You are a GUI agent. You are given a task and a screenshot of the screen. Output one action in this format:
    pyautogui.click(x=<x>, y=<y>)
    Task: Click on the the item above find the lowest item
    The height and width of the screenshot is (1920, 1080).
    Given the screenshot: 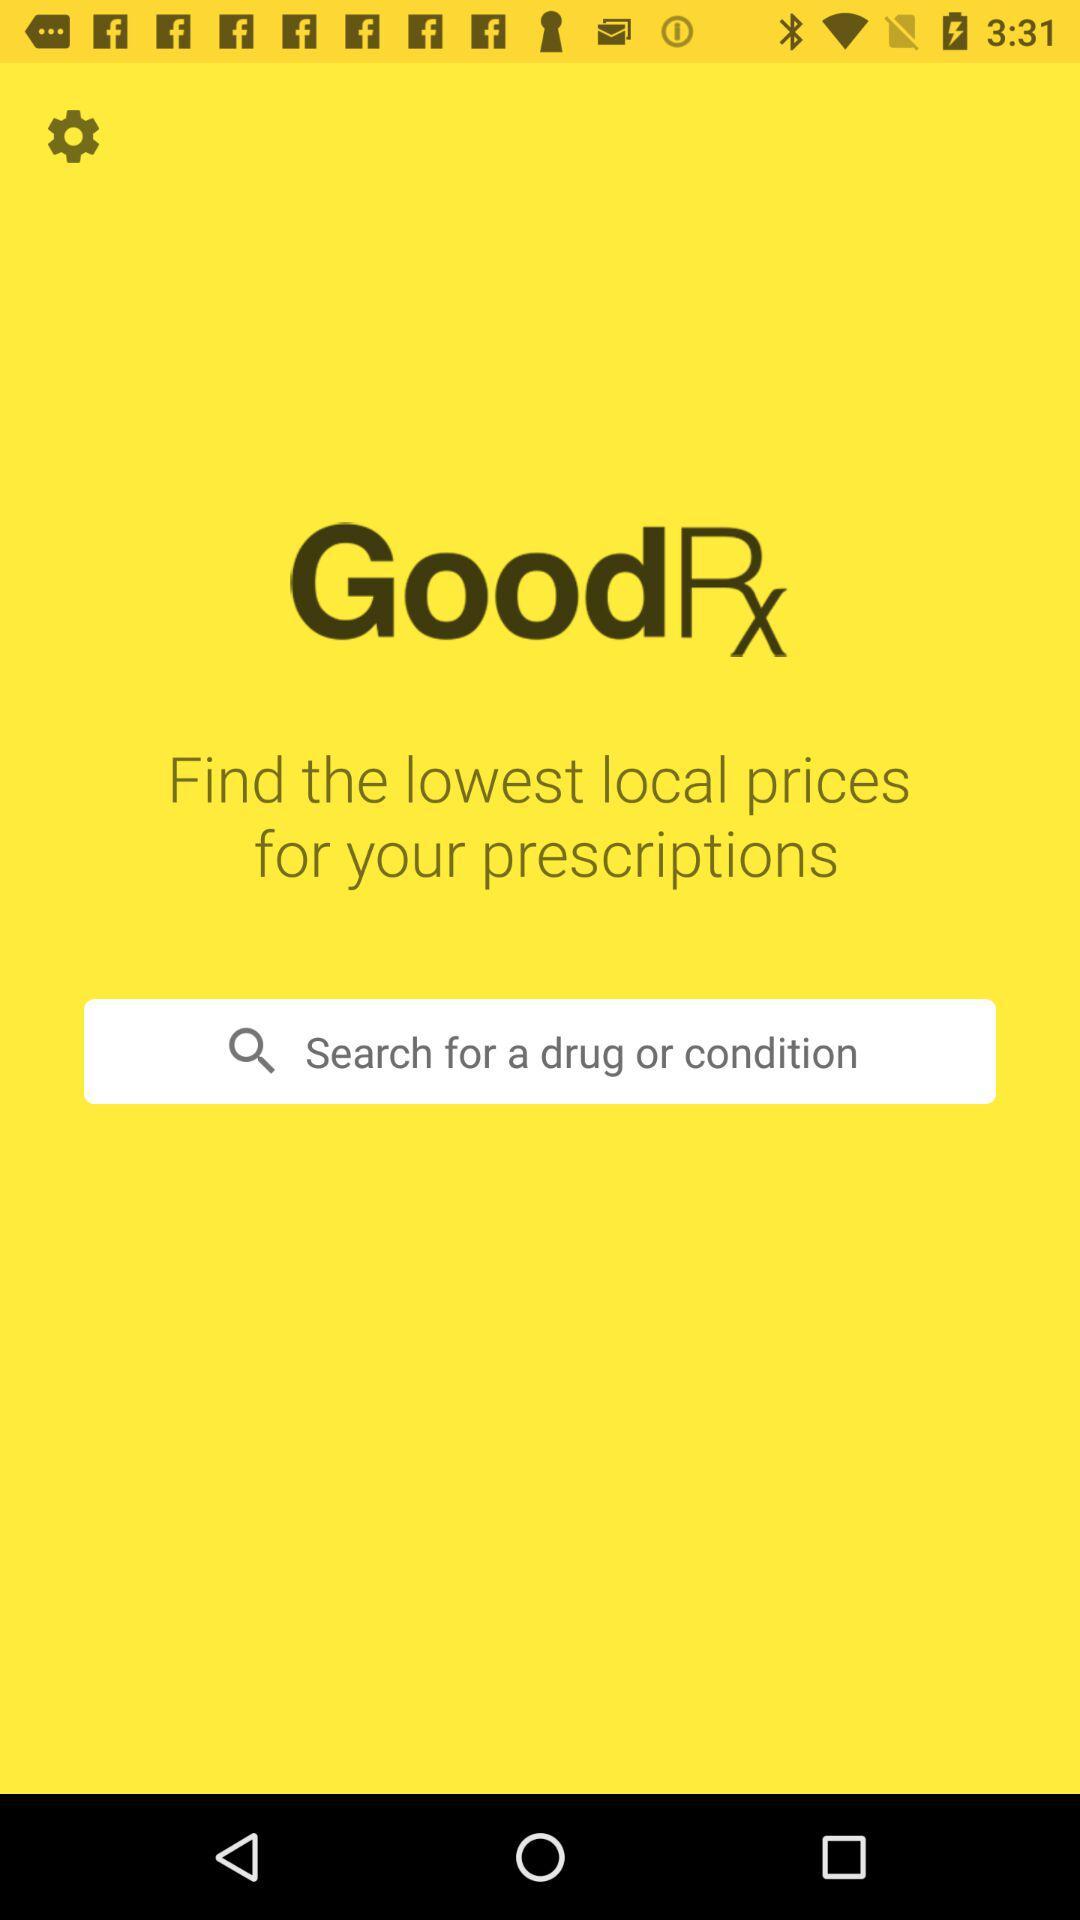 What is the action you would take?
    pyautogui.click(x=72, y=135)
    